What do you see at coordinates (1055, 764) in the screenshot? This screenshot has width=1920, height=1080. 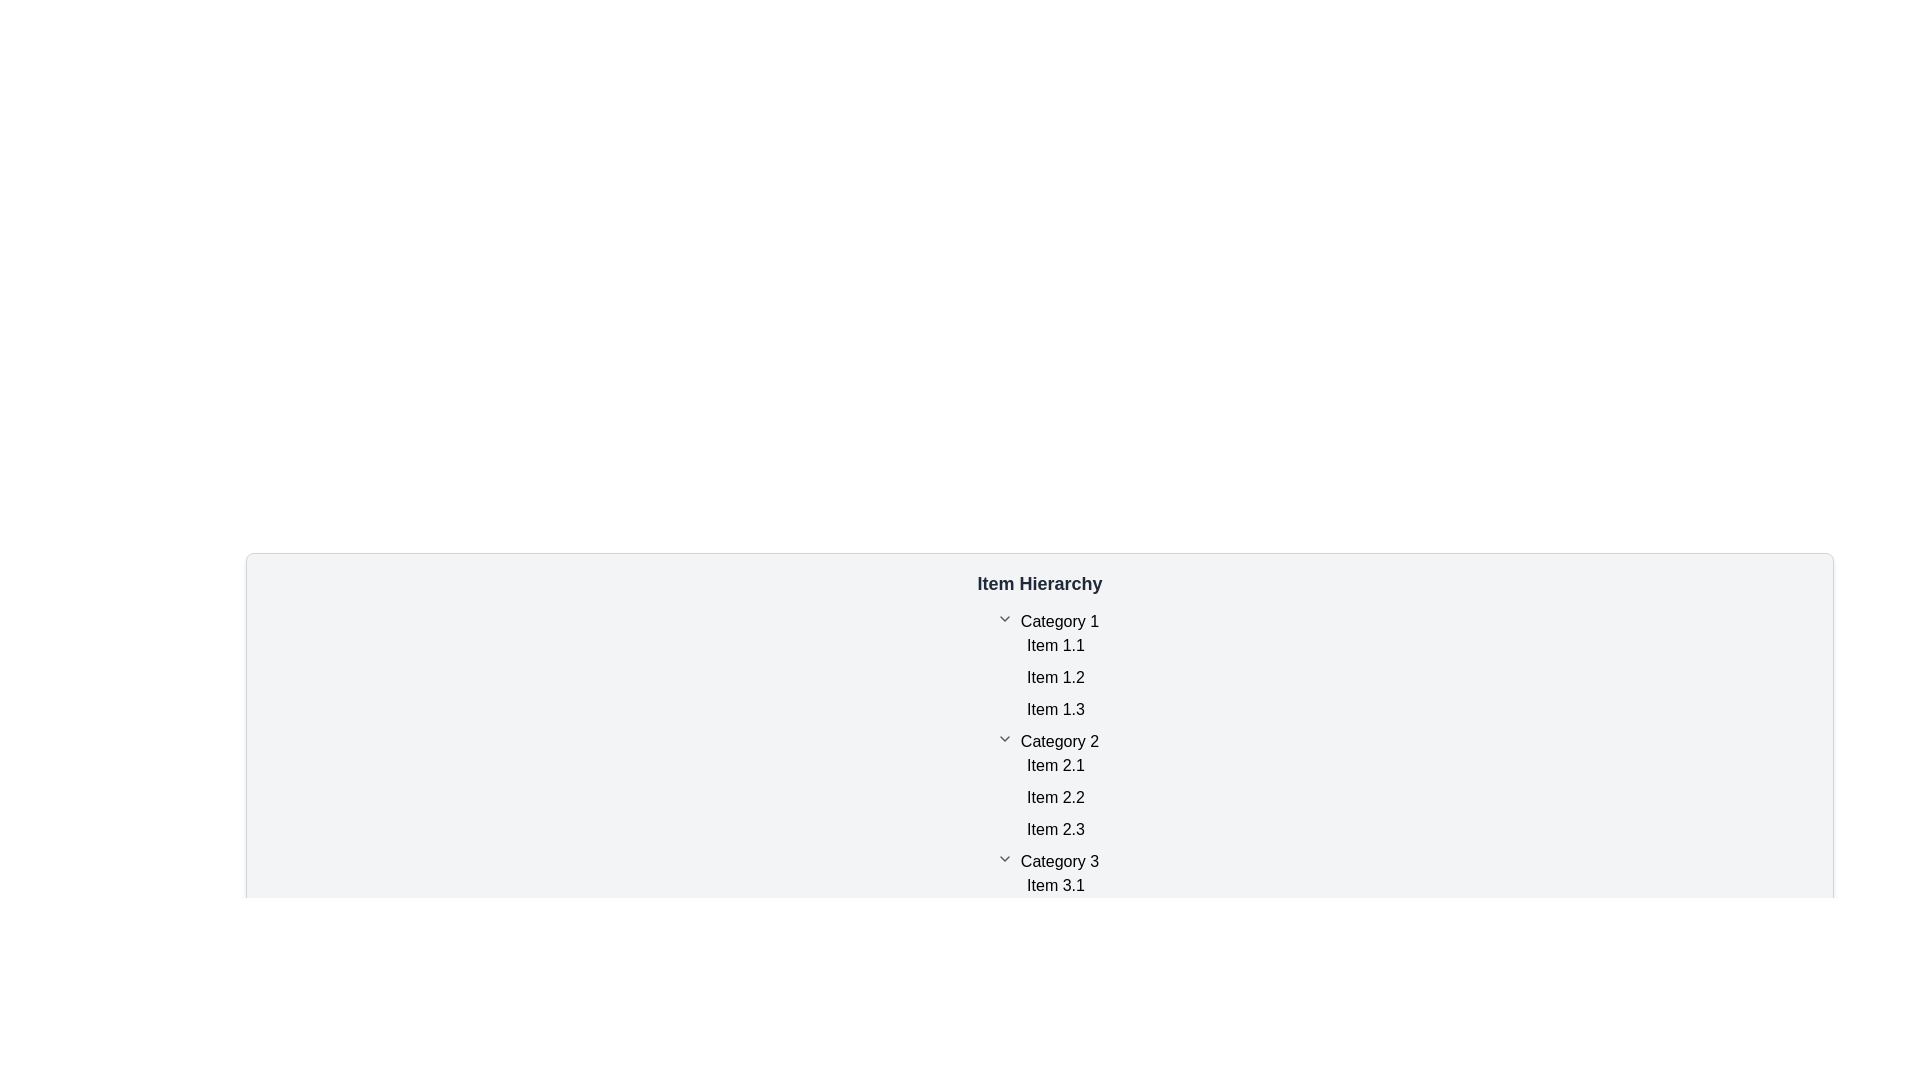 I see `the text label displaying 'Item 2.1' which is the first item under 'Category 2' in the 'Item Hierarchy' list` at bounding box center [1055, 764].